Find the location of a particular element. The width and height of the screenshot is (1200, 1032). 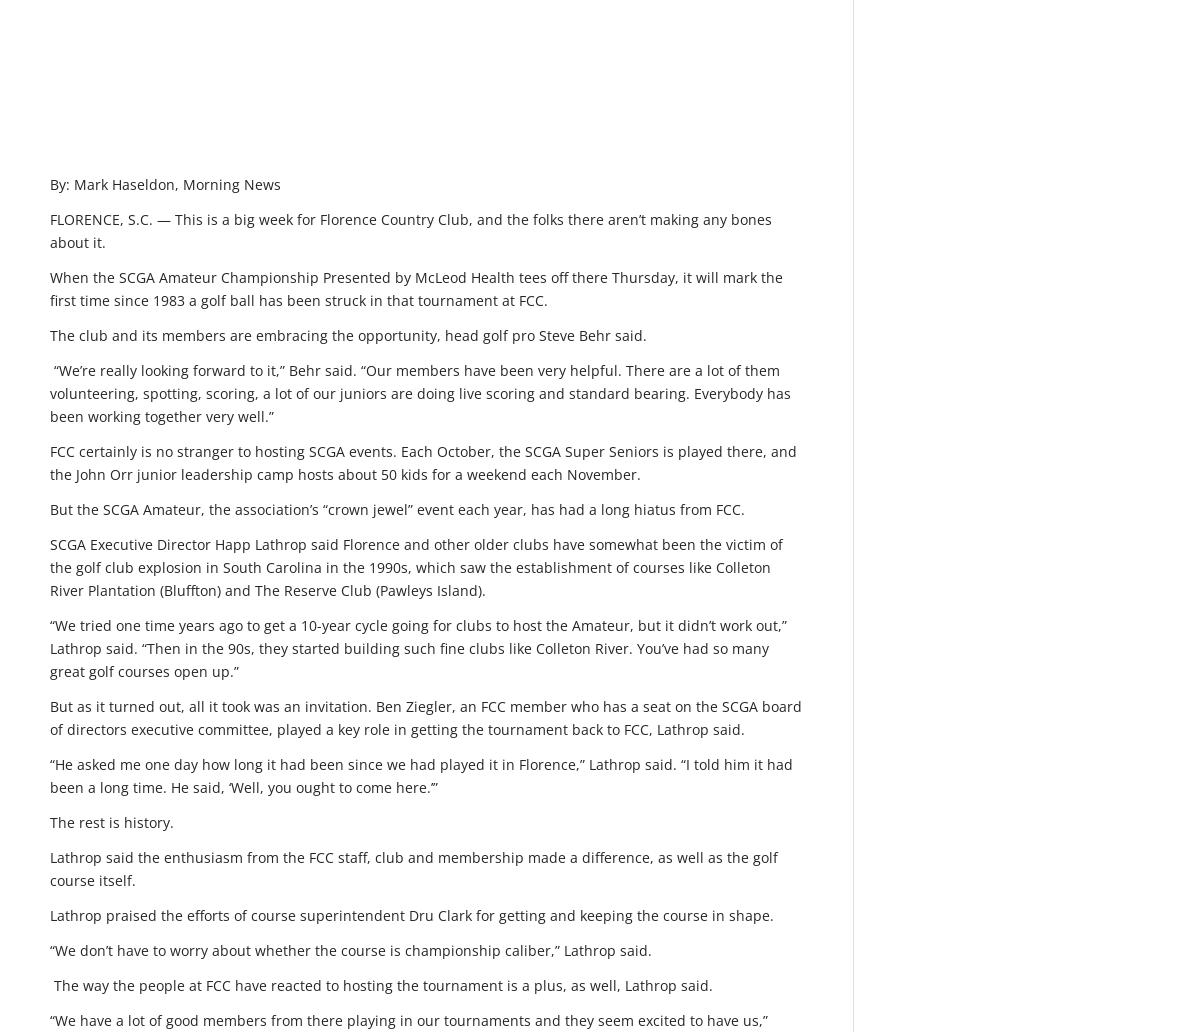

'FCC certainly is no stranger to hosting SCGA events. Each October, the SCGA Super Seniors is played there, and the John Orr junior leadership camp hosts about 50 kids for a weekend each November.' is located at coordinates (423, 461).